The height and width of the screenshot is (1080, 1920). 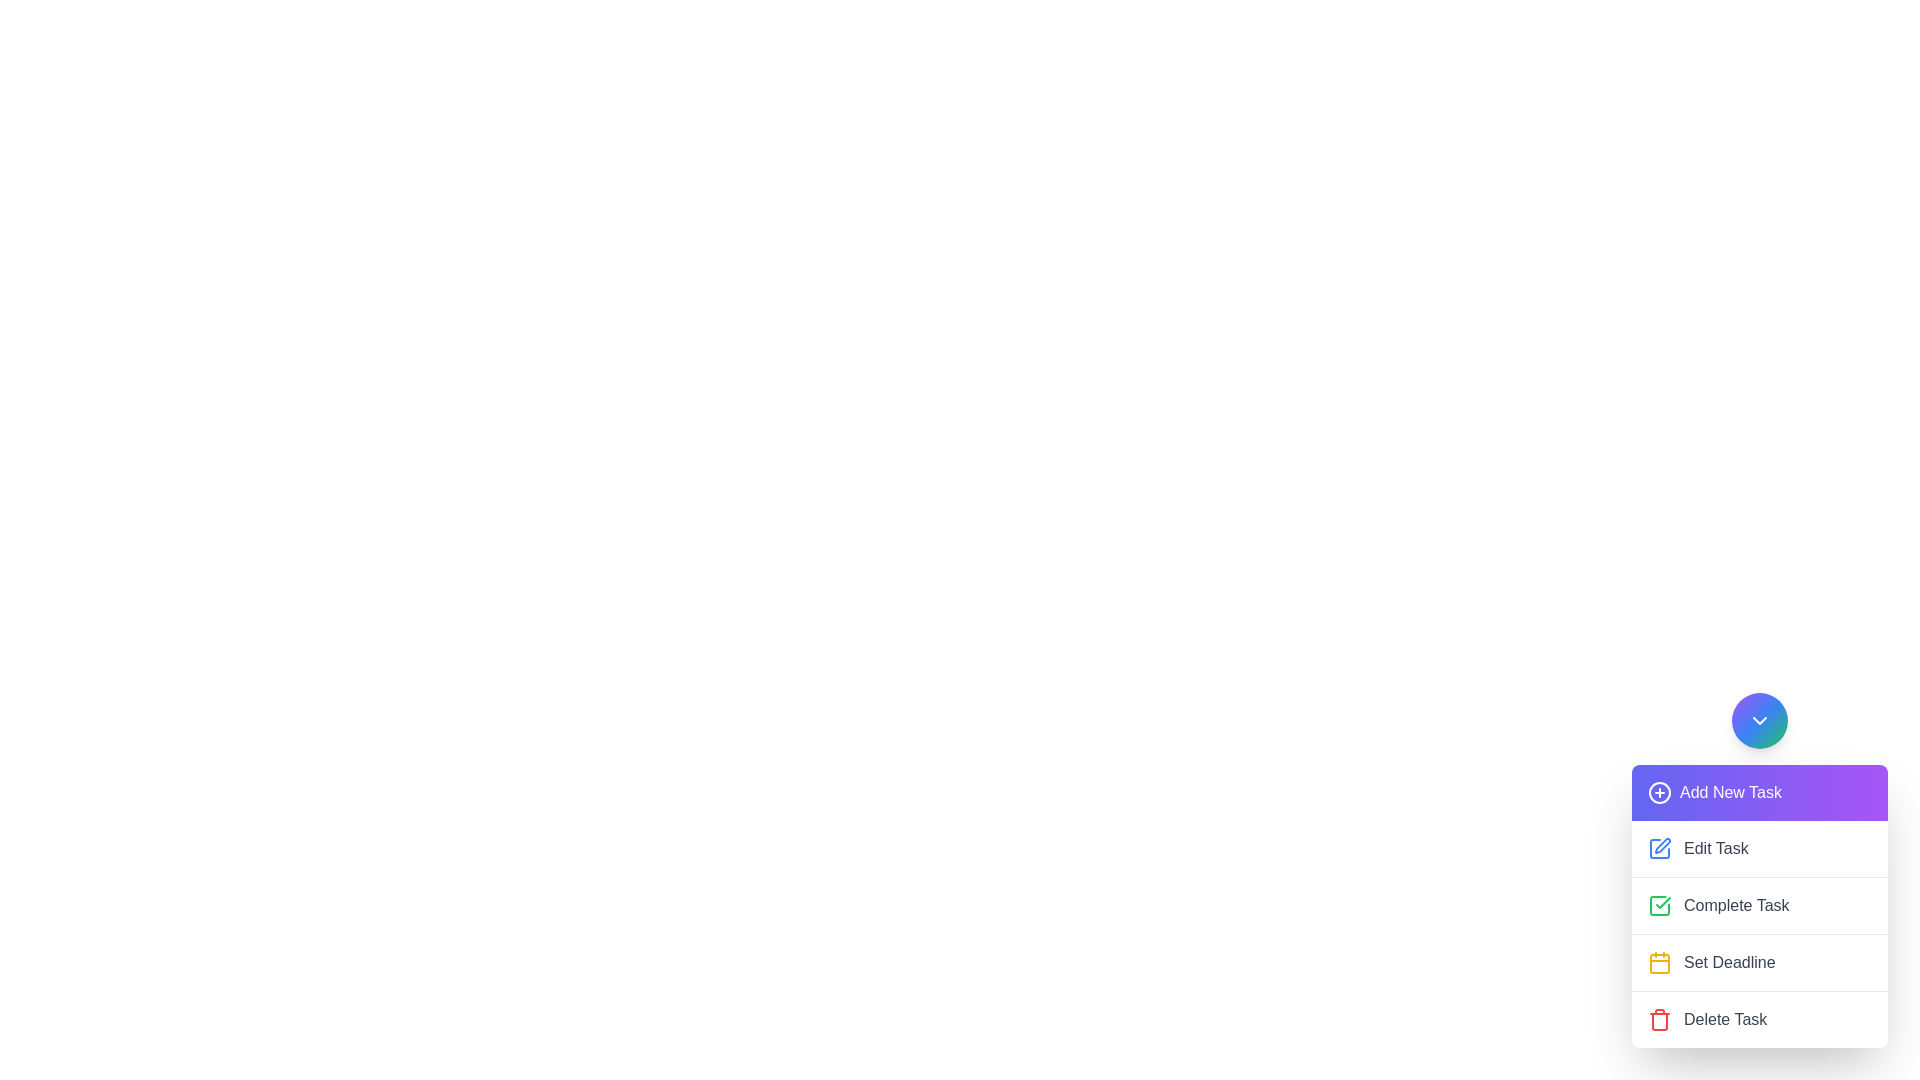 What do you see at coordinates (1660, 906) in the screenshot?
I see `the green checkmark icon located to the left of the 'Complete Task' text in the selection menu` at bounding box center [1660, 906].